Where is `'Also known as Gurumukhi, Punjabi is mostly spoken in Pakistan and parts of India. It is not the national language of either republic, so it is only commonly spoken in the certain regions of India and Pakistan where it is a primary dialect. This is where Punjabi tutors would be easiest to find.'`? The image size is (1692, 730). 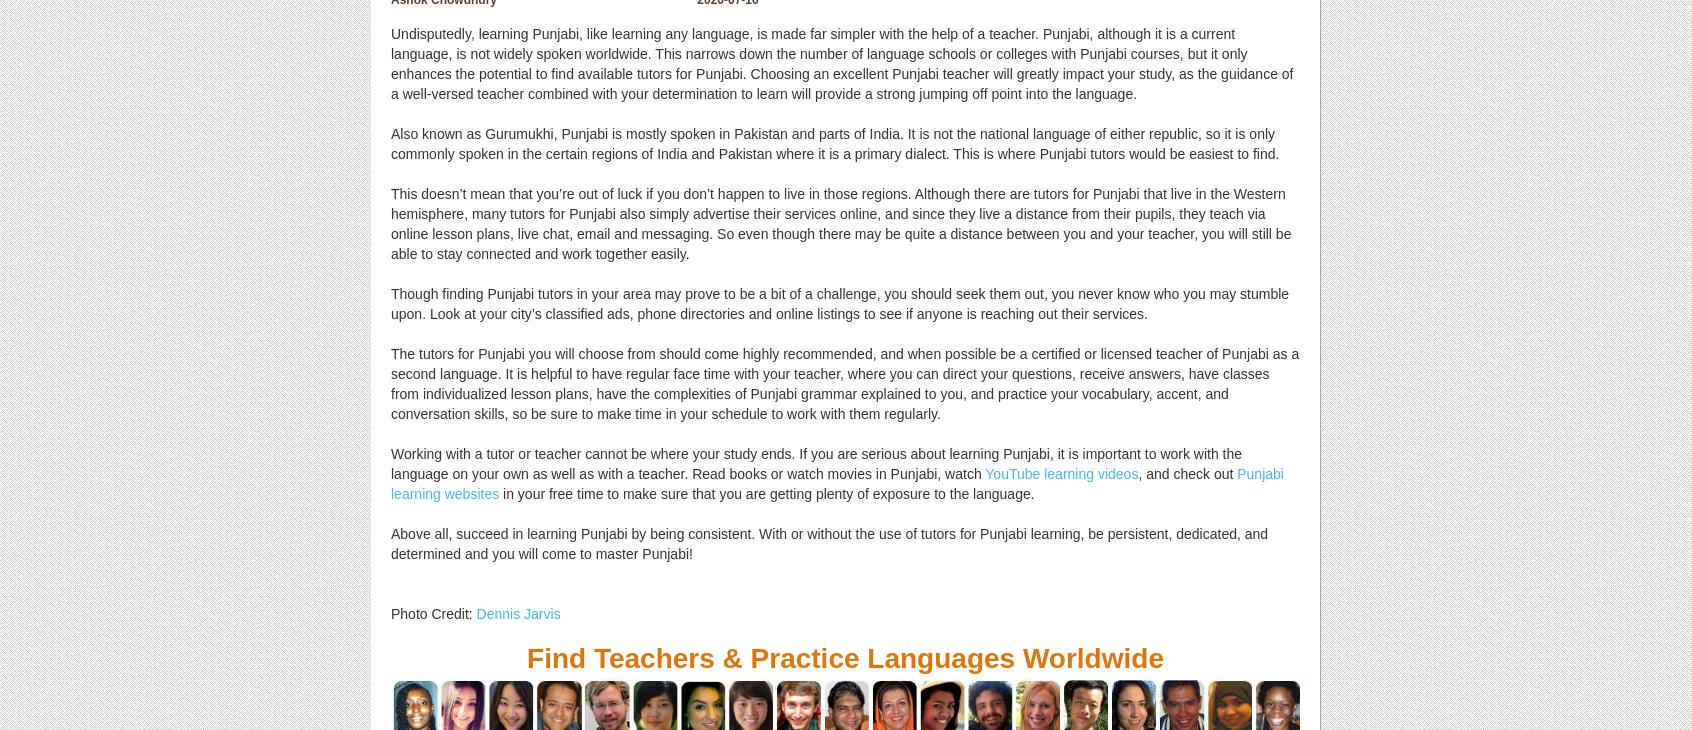
'Also known as Gurumukhi, Punjabi is mostly spoken in Pakistan and parts of India. It is not the national language of either republic, so it is only commonly spoken in the certain regions of India and Pakistan where it is a primary dialect. This is where Punjabi tutors would be easiest to find.' is located at coordinates (835, 143).